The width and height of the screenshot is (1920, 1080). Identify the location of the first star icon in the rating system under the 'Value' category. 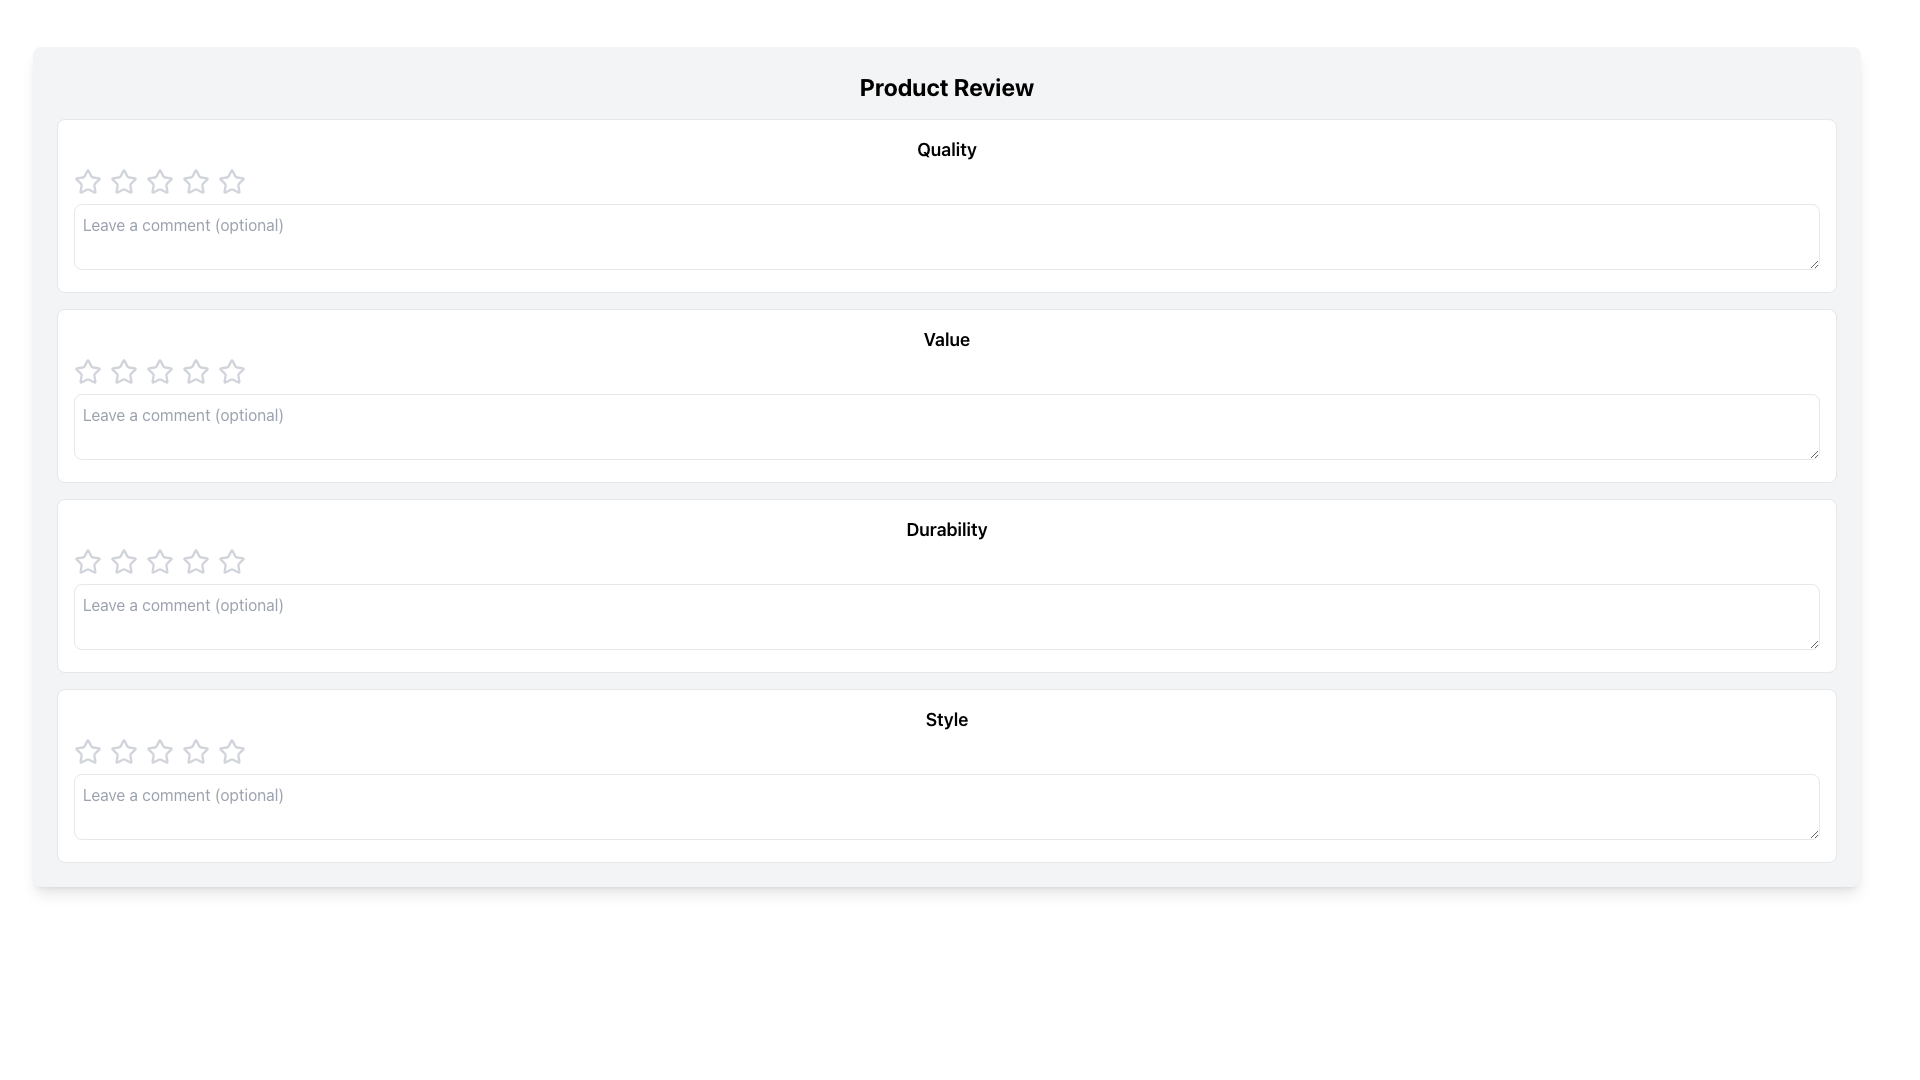
(86, 371).